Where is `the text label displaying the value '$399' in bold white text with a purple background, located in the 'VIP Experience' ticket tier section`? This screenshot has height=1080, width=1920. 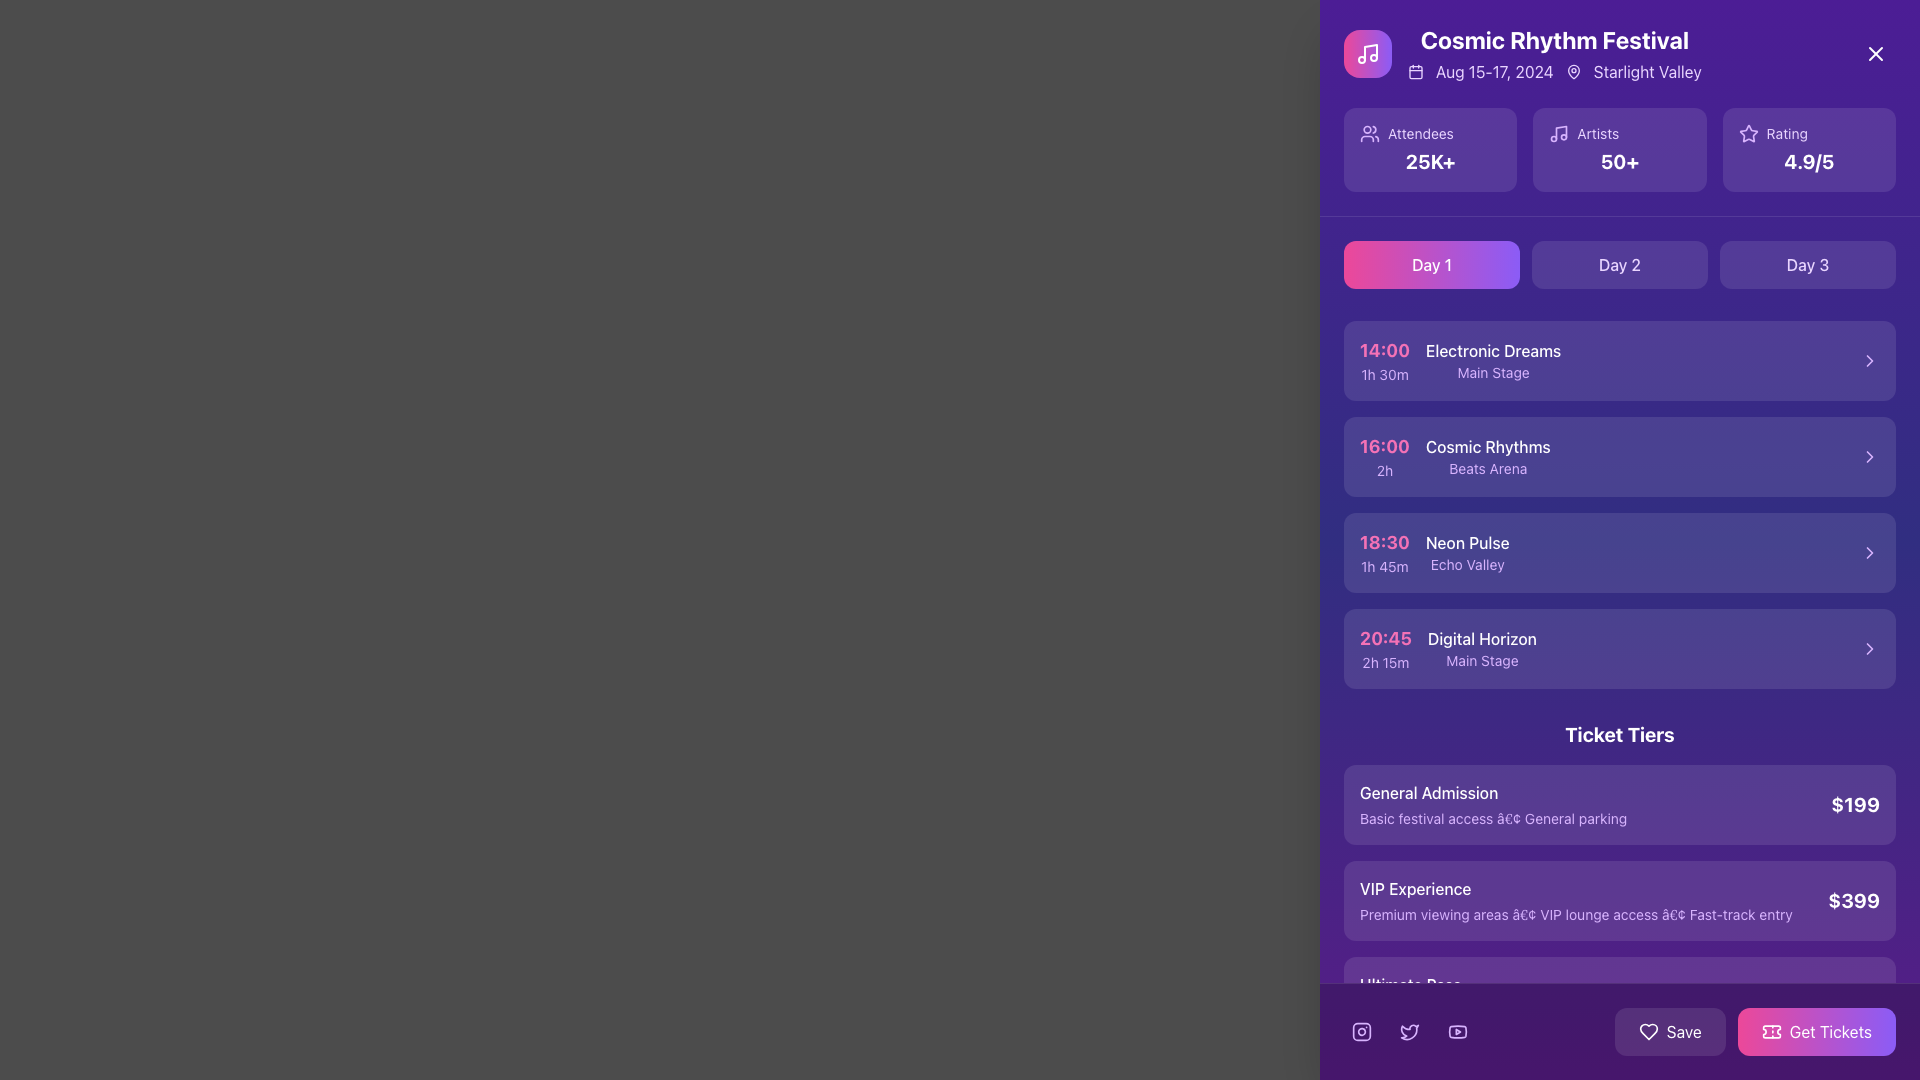
the text label displaying the value '$399' in bold white text with a purple background, located in the 'VIP Experience' ticket tier section is located at coordinates (1853, 900).